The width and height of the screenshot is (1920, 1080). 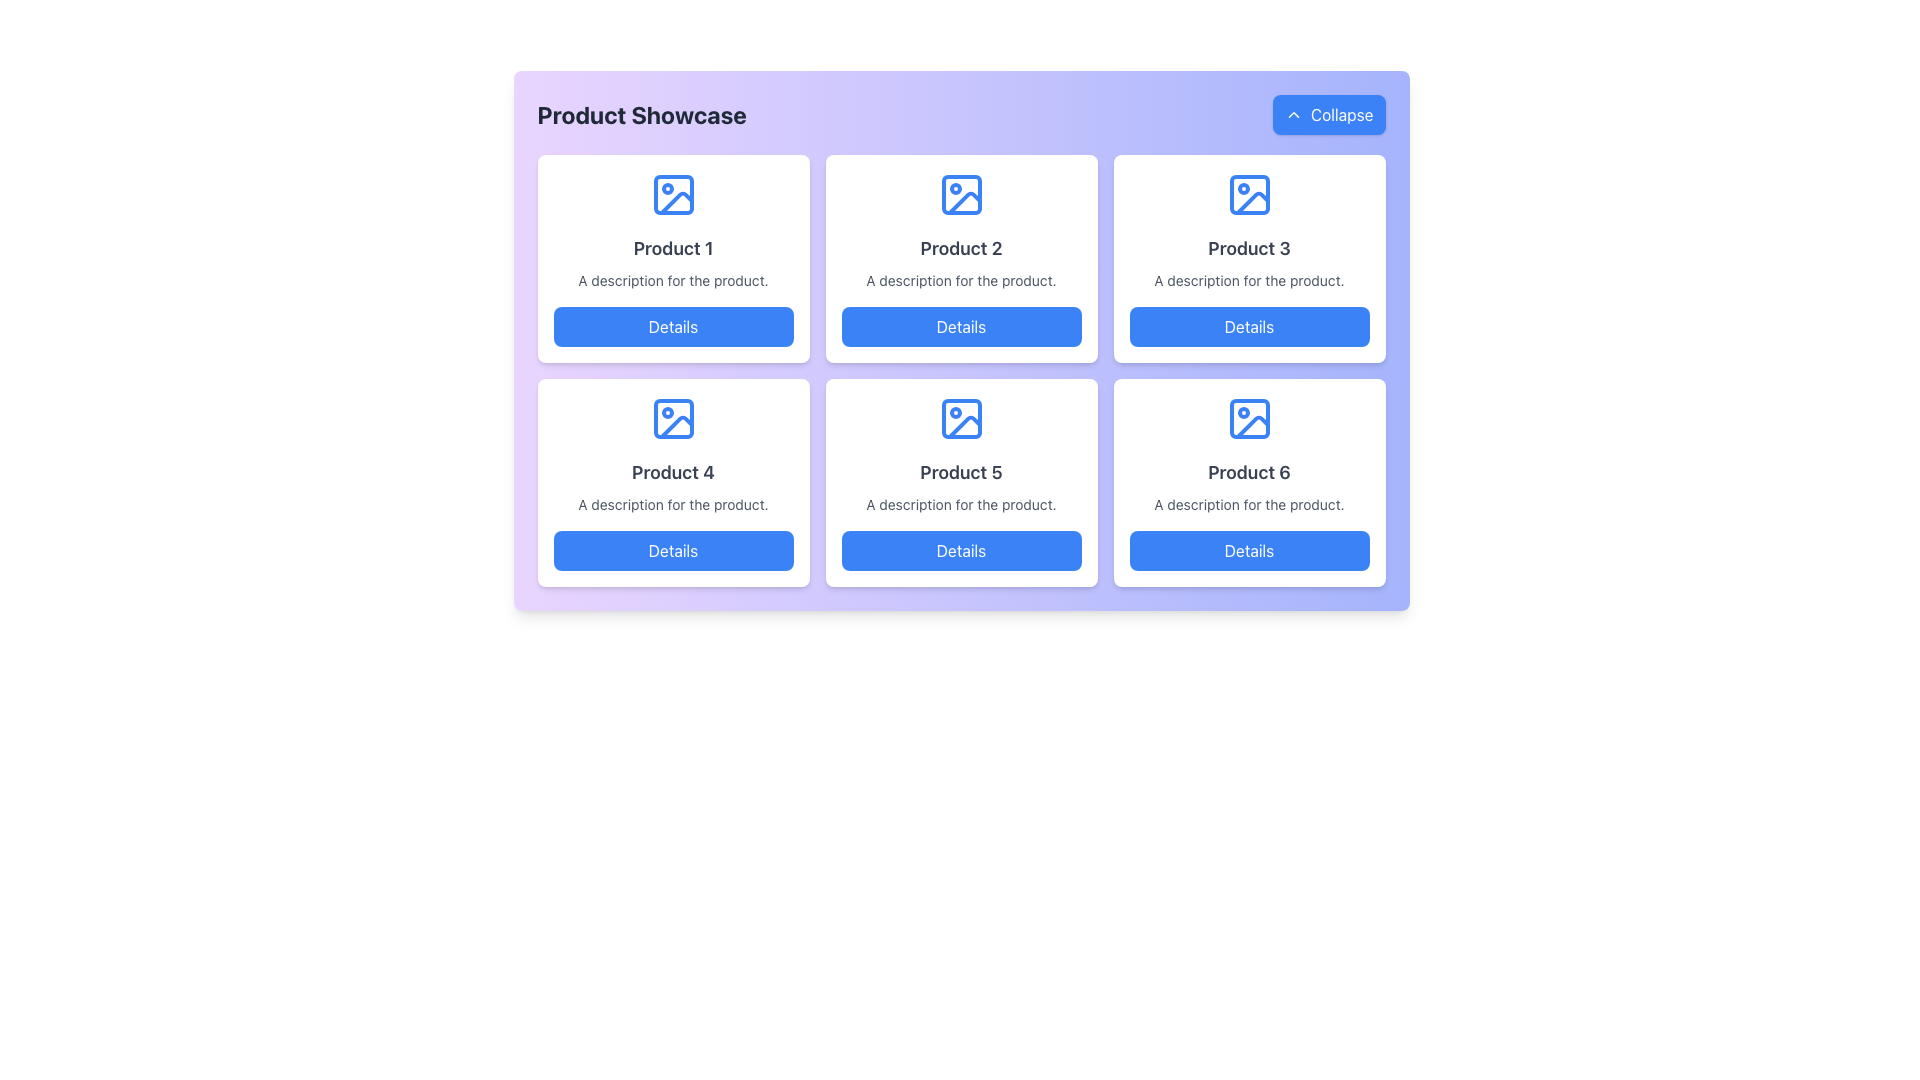 I want to click on the text label displaying 'Product 5' which is in the middle column of the lower row in a 2x3 grid layout, so click(x=961, y=473).